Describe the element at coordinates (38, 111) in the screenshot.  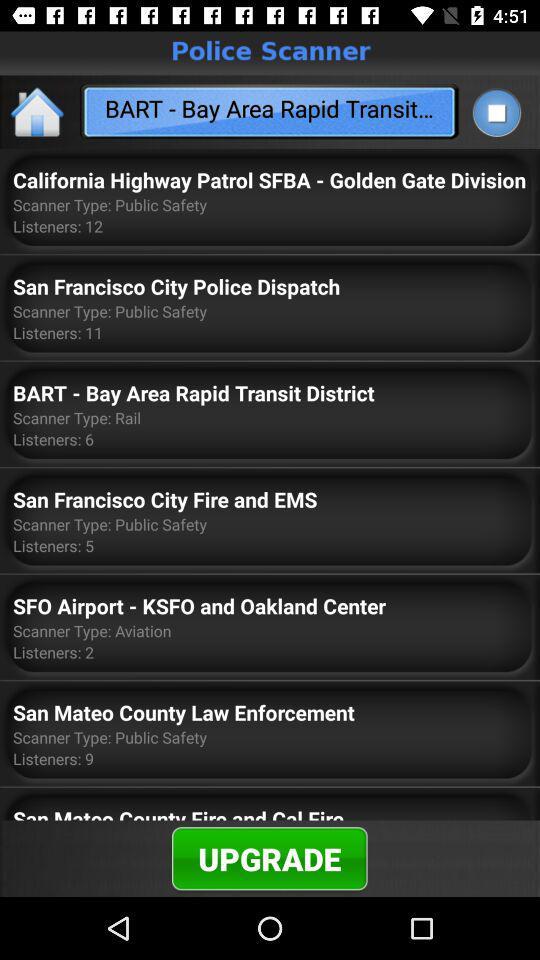
I see `go home` at that location.